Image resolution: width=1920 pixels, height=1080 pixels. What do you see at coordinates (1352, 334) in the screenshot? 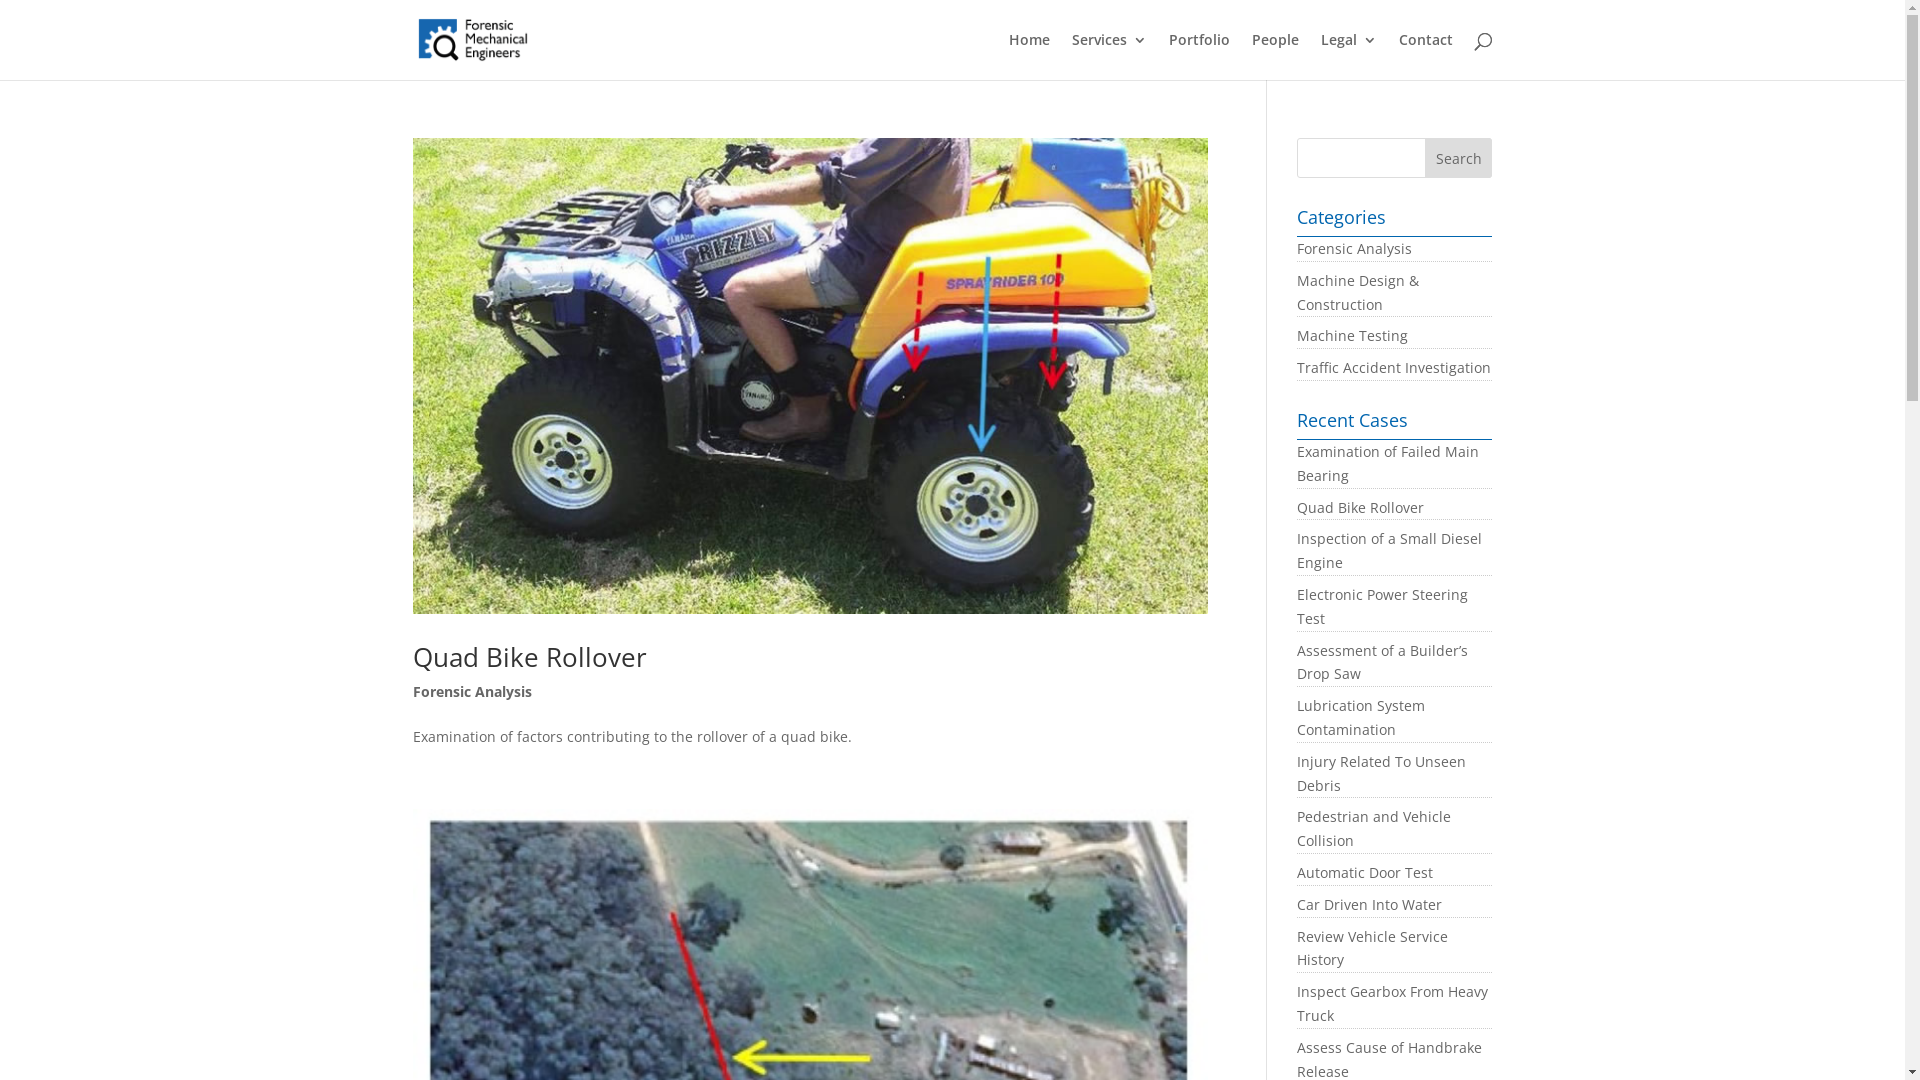
I see `'Machine Testing'` at bounding box center [1352, 334].